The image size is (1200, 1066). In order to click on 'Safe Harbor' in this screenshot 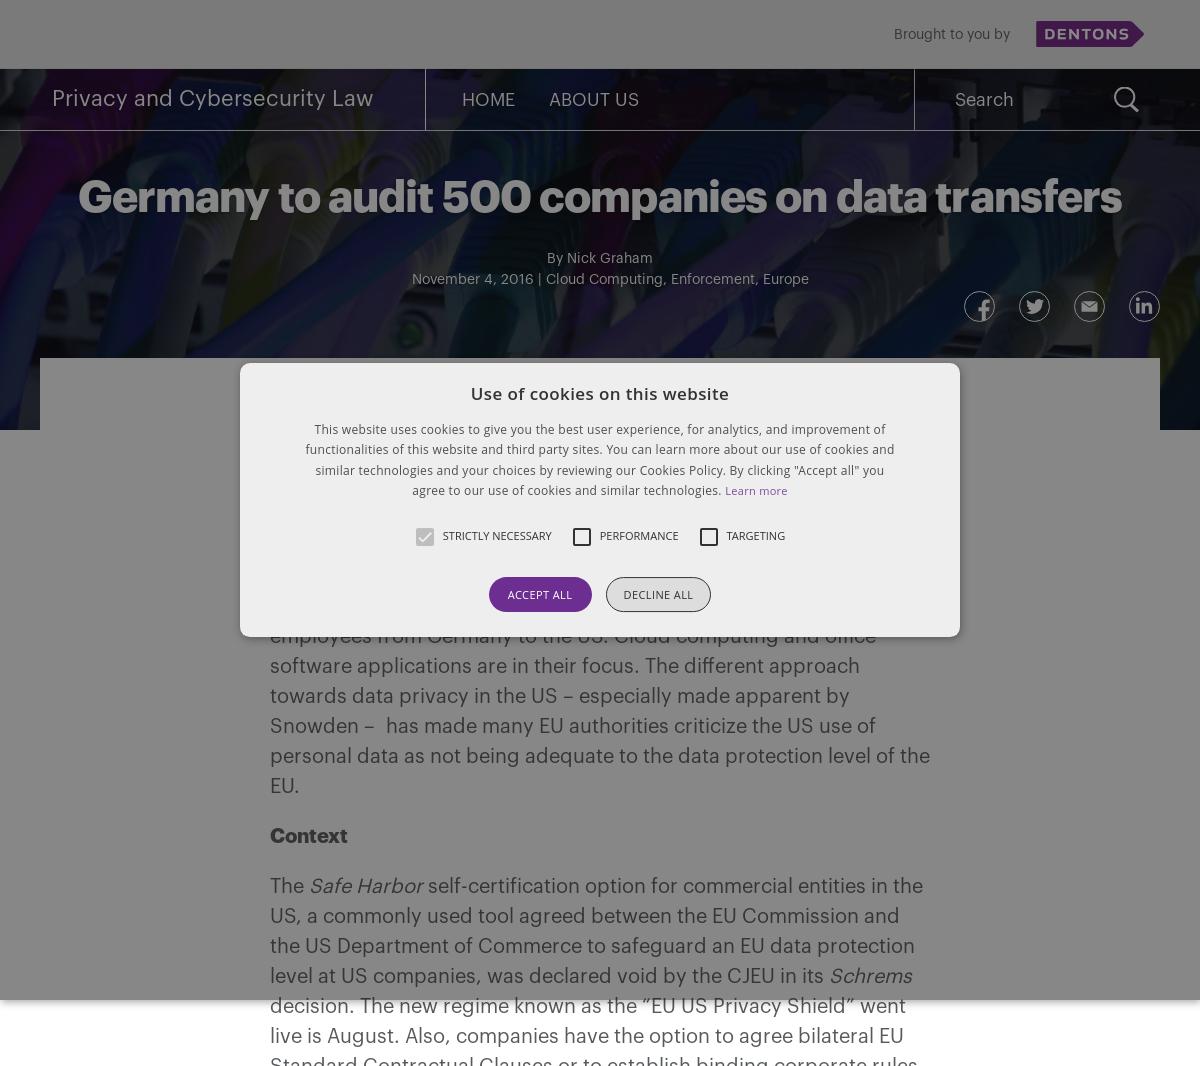, I will do `click(366, 887)`.